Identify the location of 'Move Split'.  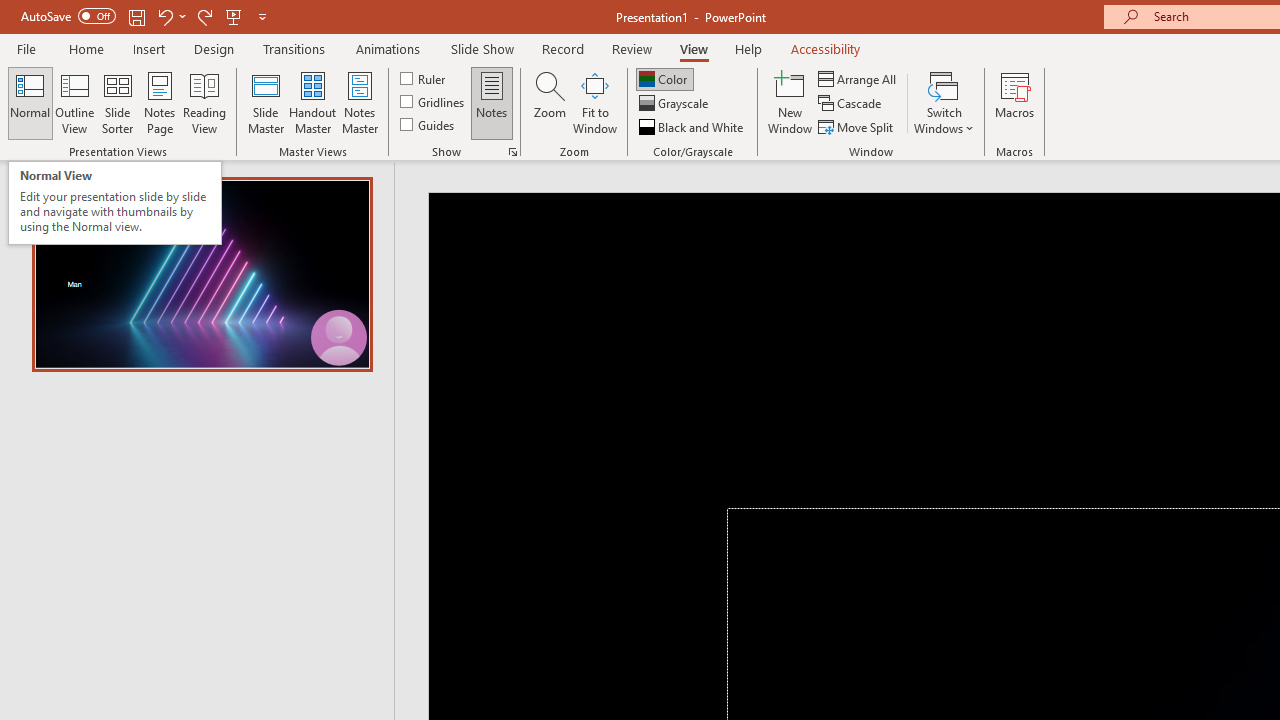
(857, 127).